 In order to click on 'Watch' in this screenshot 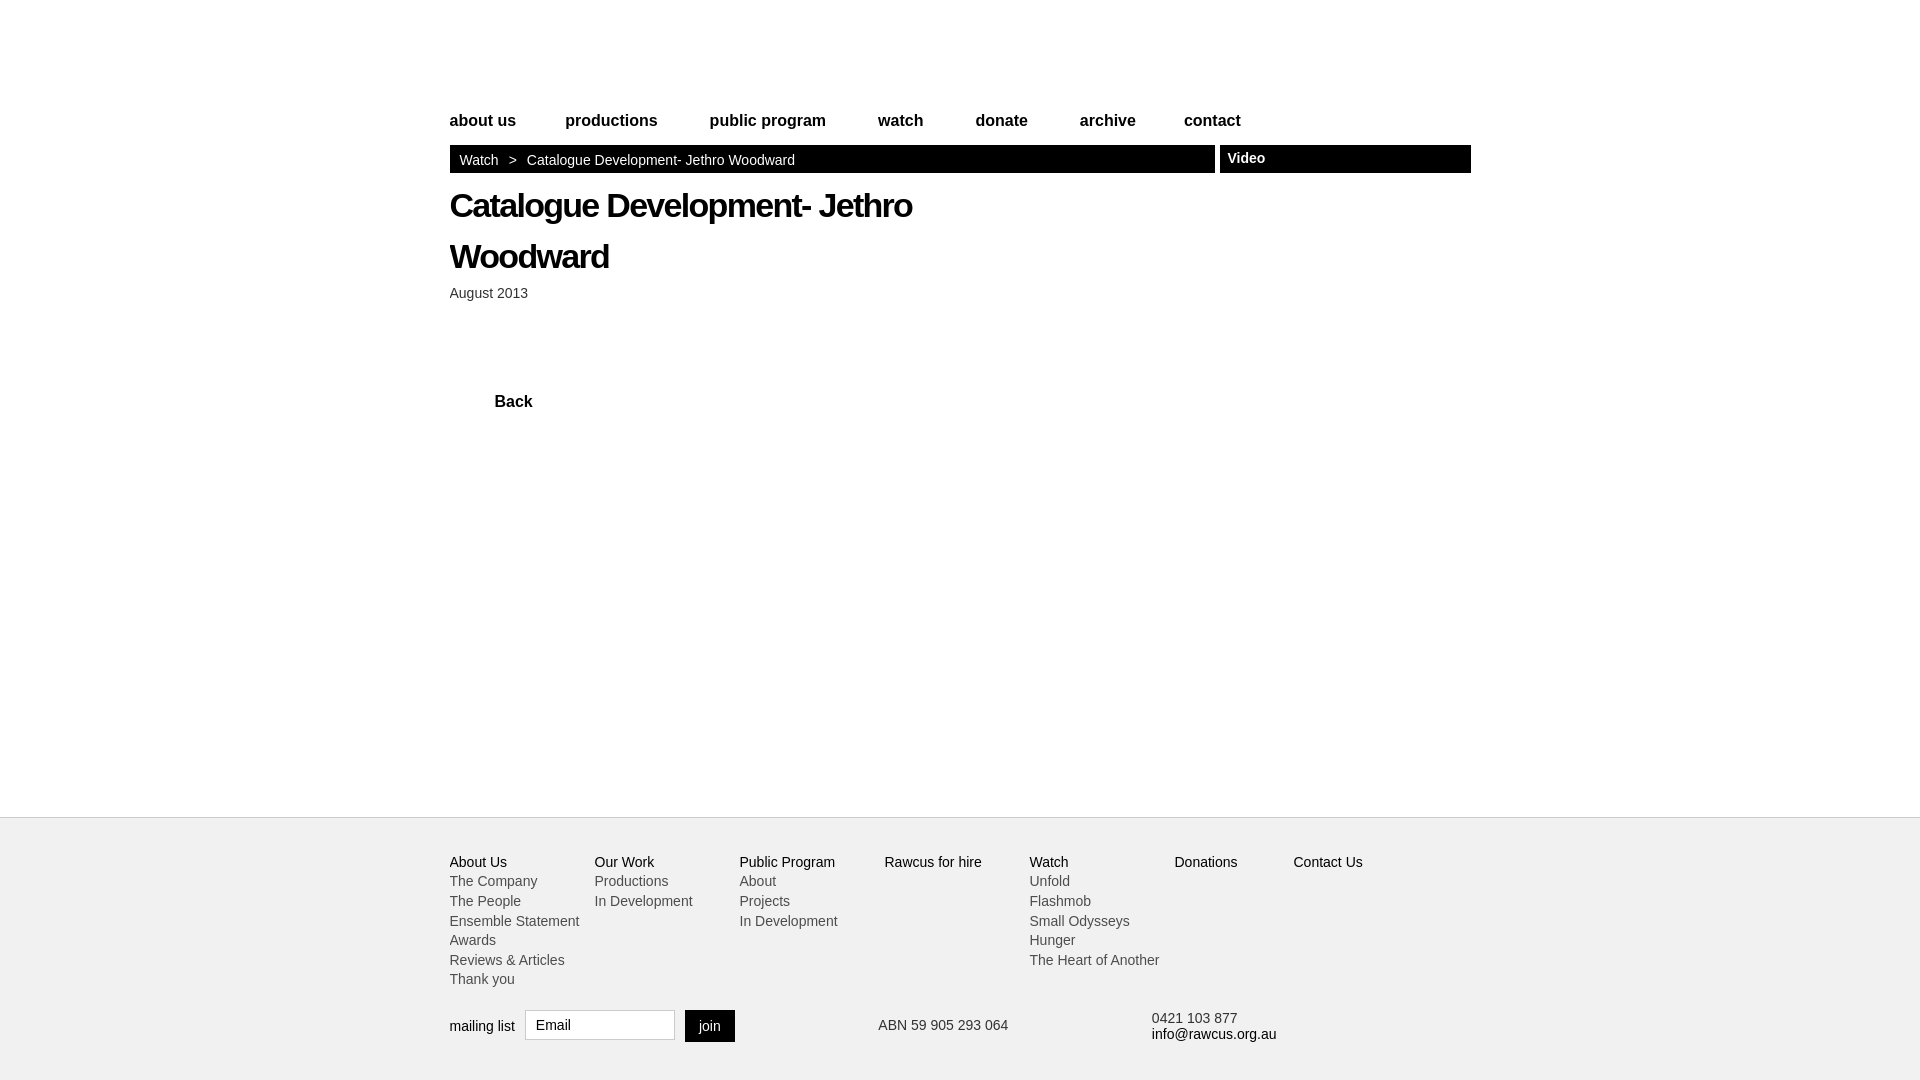, I will do `click(1048, 860)`.